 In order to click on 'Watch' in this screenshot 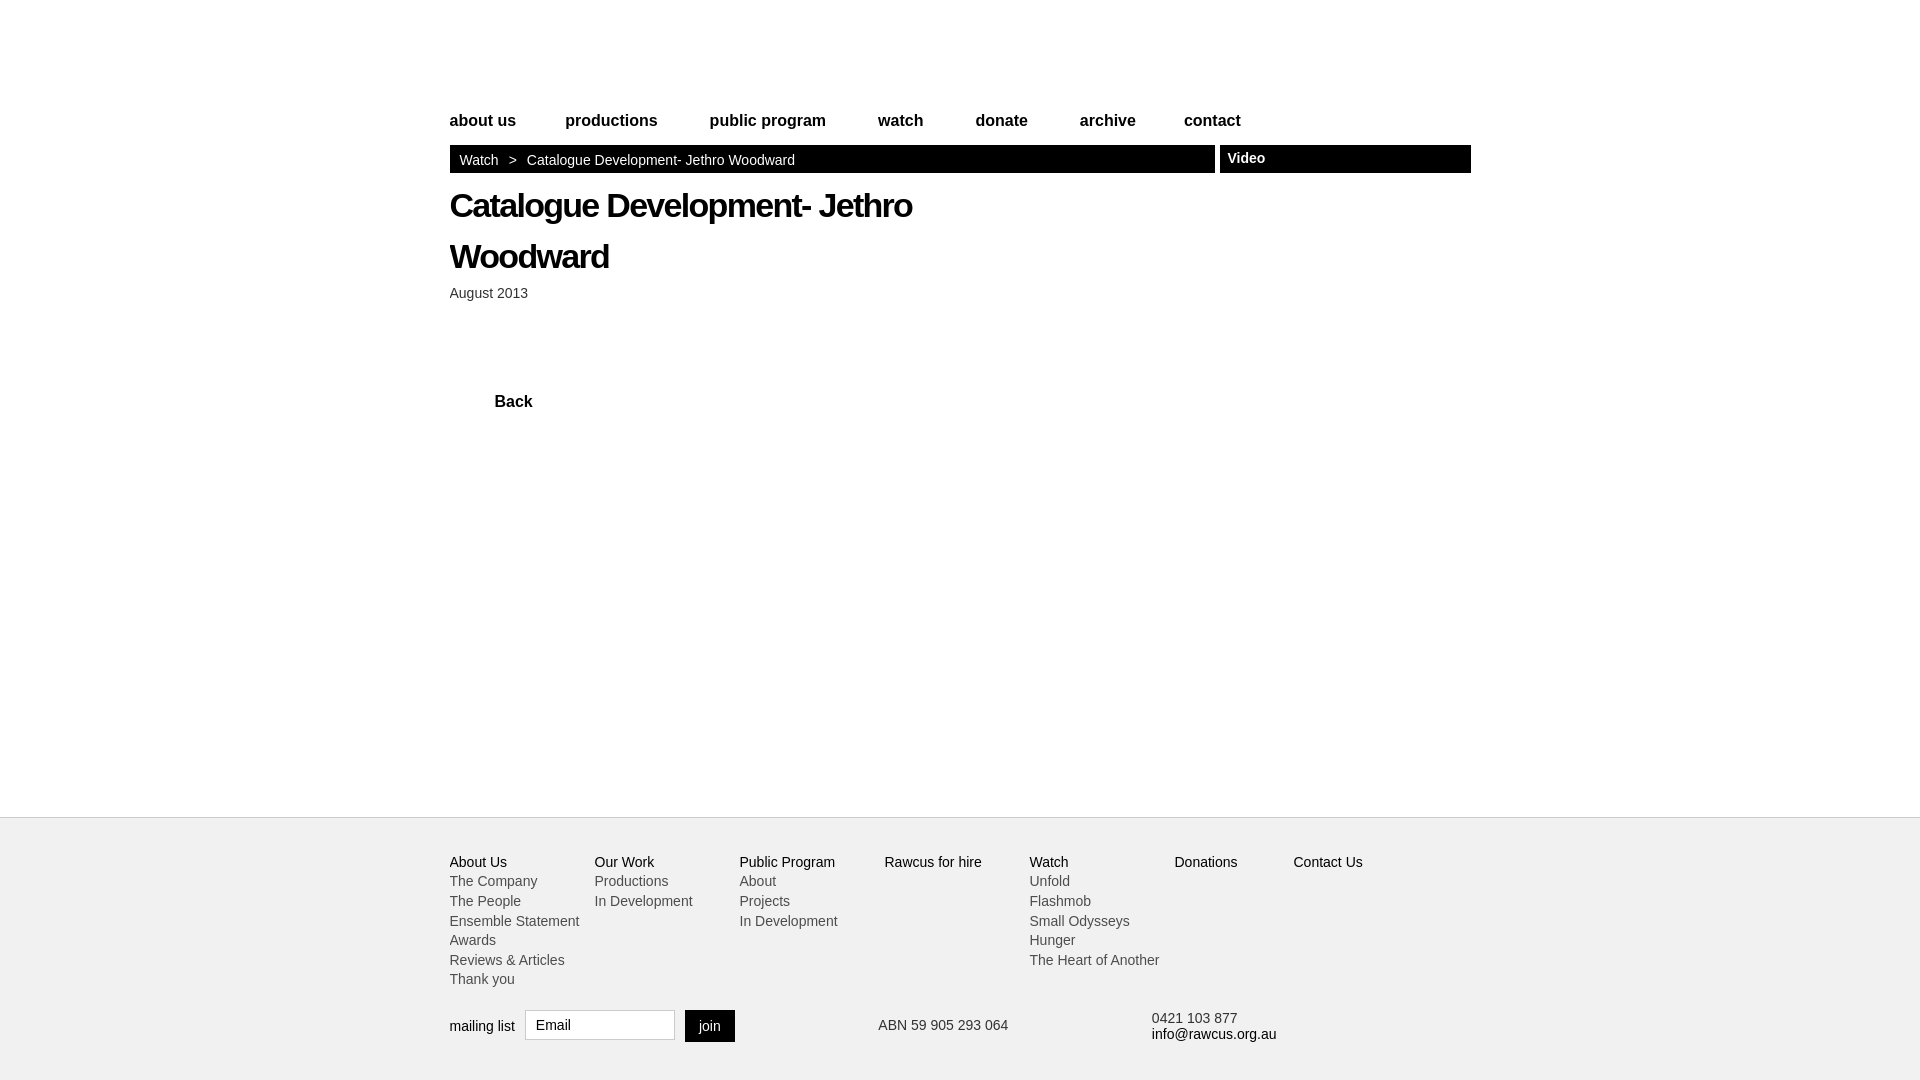, I will do `click(1048, 860)`.